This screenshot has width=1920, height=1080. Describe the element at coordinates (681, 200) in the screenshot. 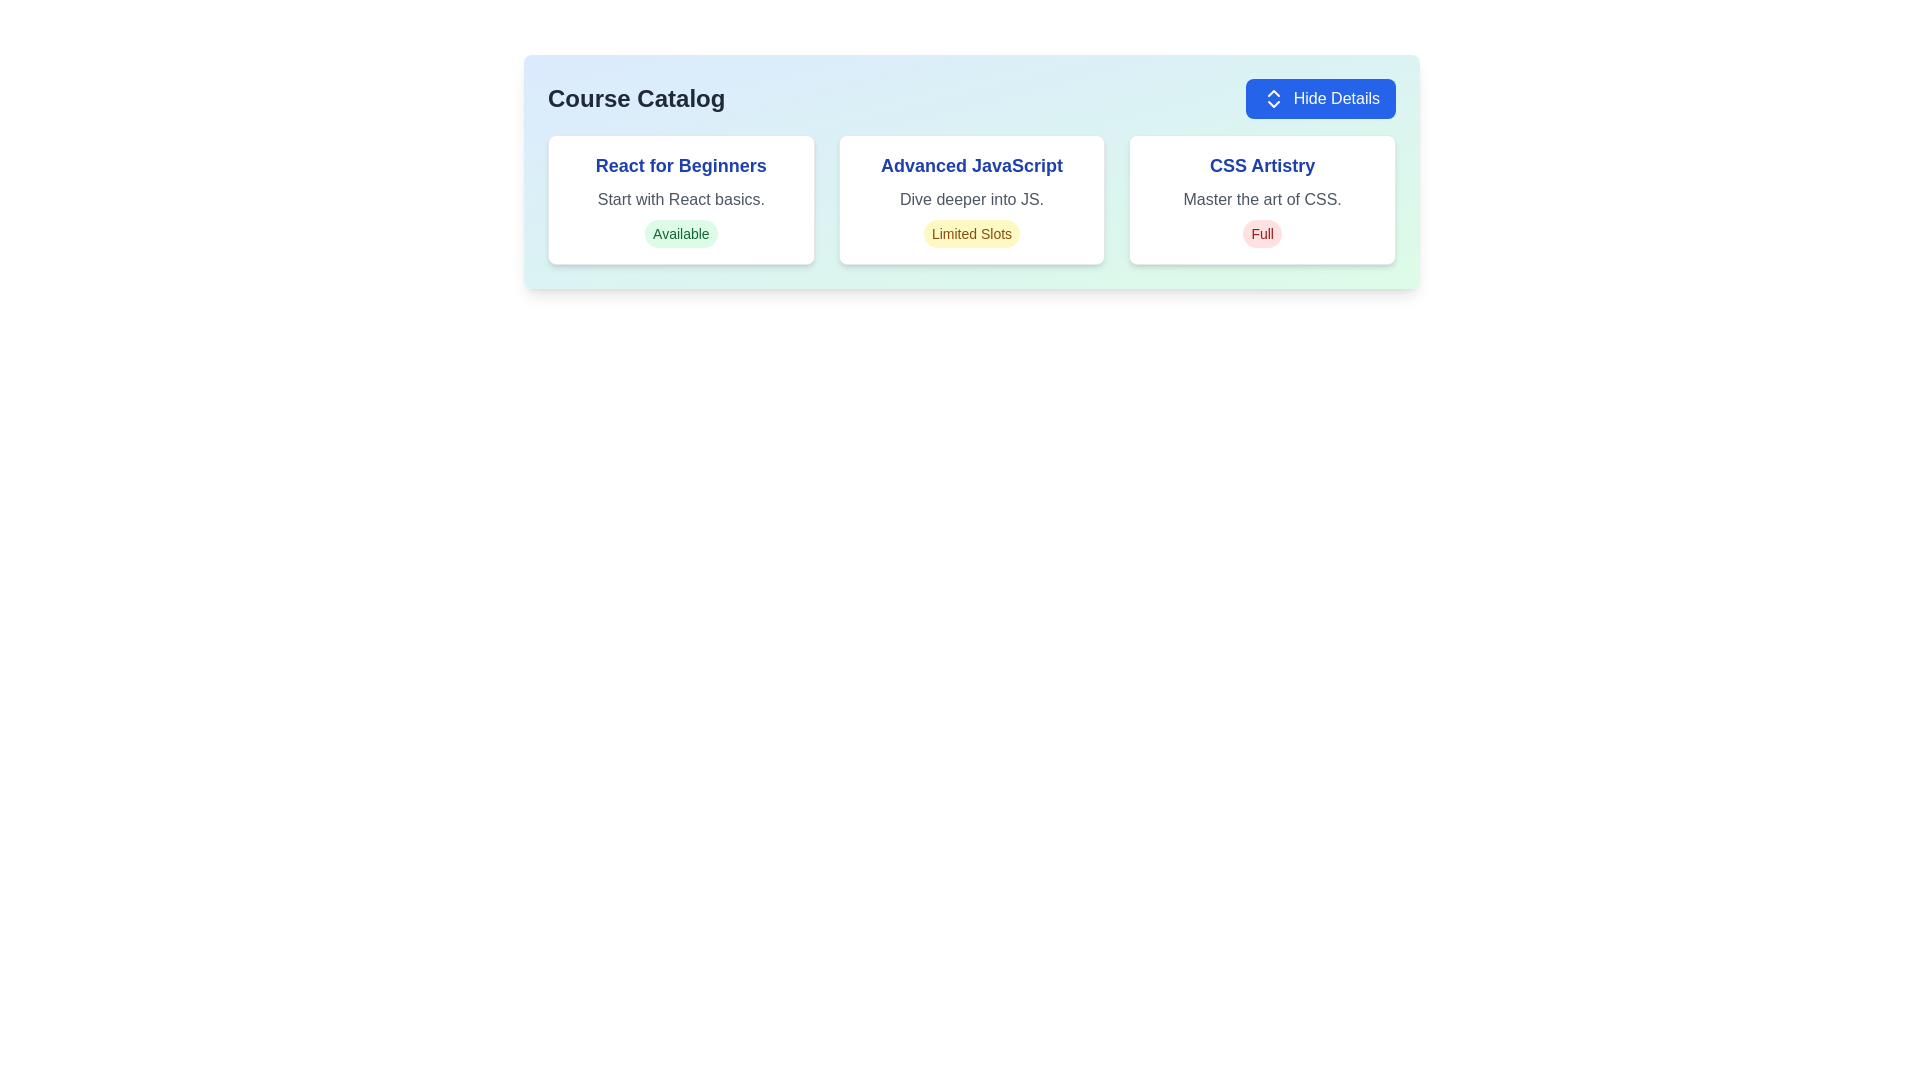

I see `the interactive information panel for 'React for Beginners' to navigate` at that location.